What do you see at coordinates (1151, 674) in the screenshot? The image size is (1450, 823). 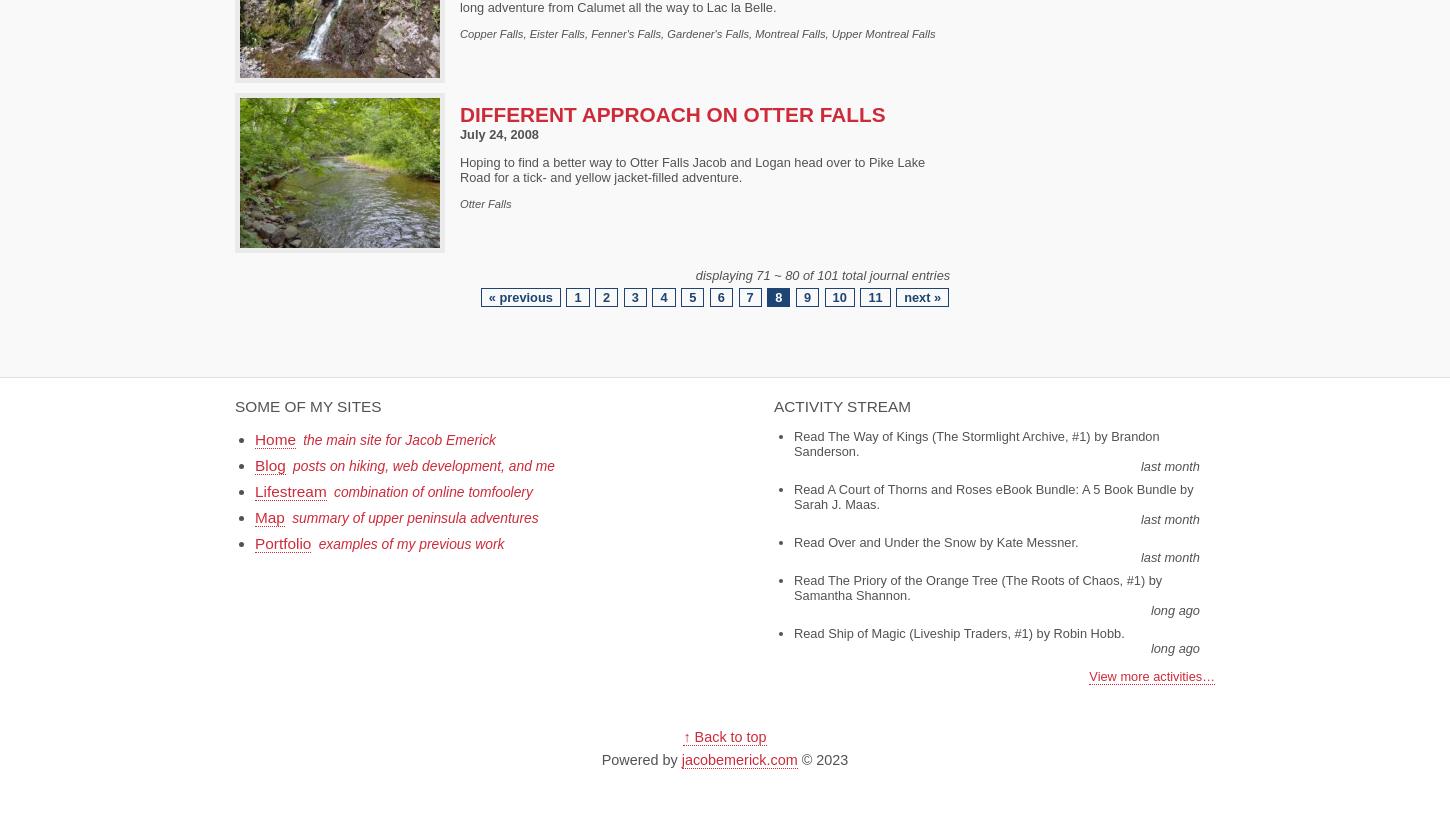 I see `'View more activities…'` at bounding box center [1151, 674].